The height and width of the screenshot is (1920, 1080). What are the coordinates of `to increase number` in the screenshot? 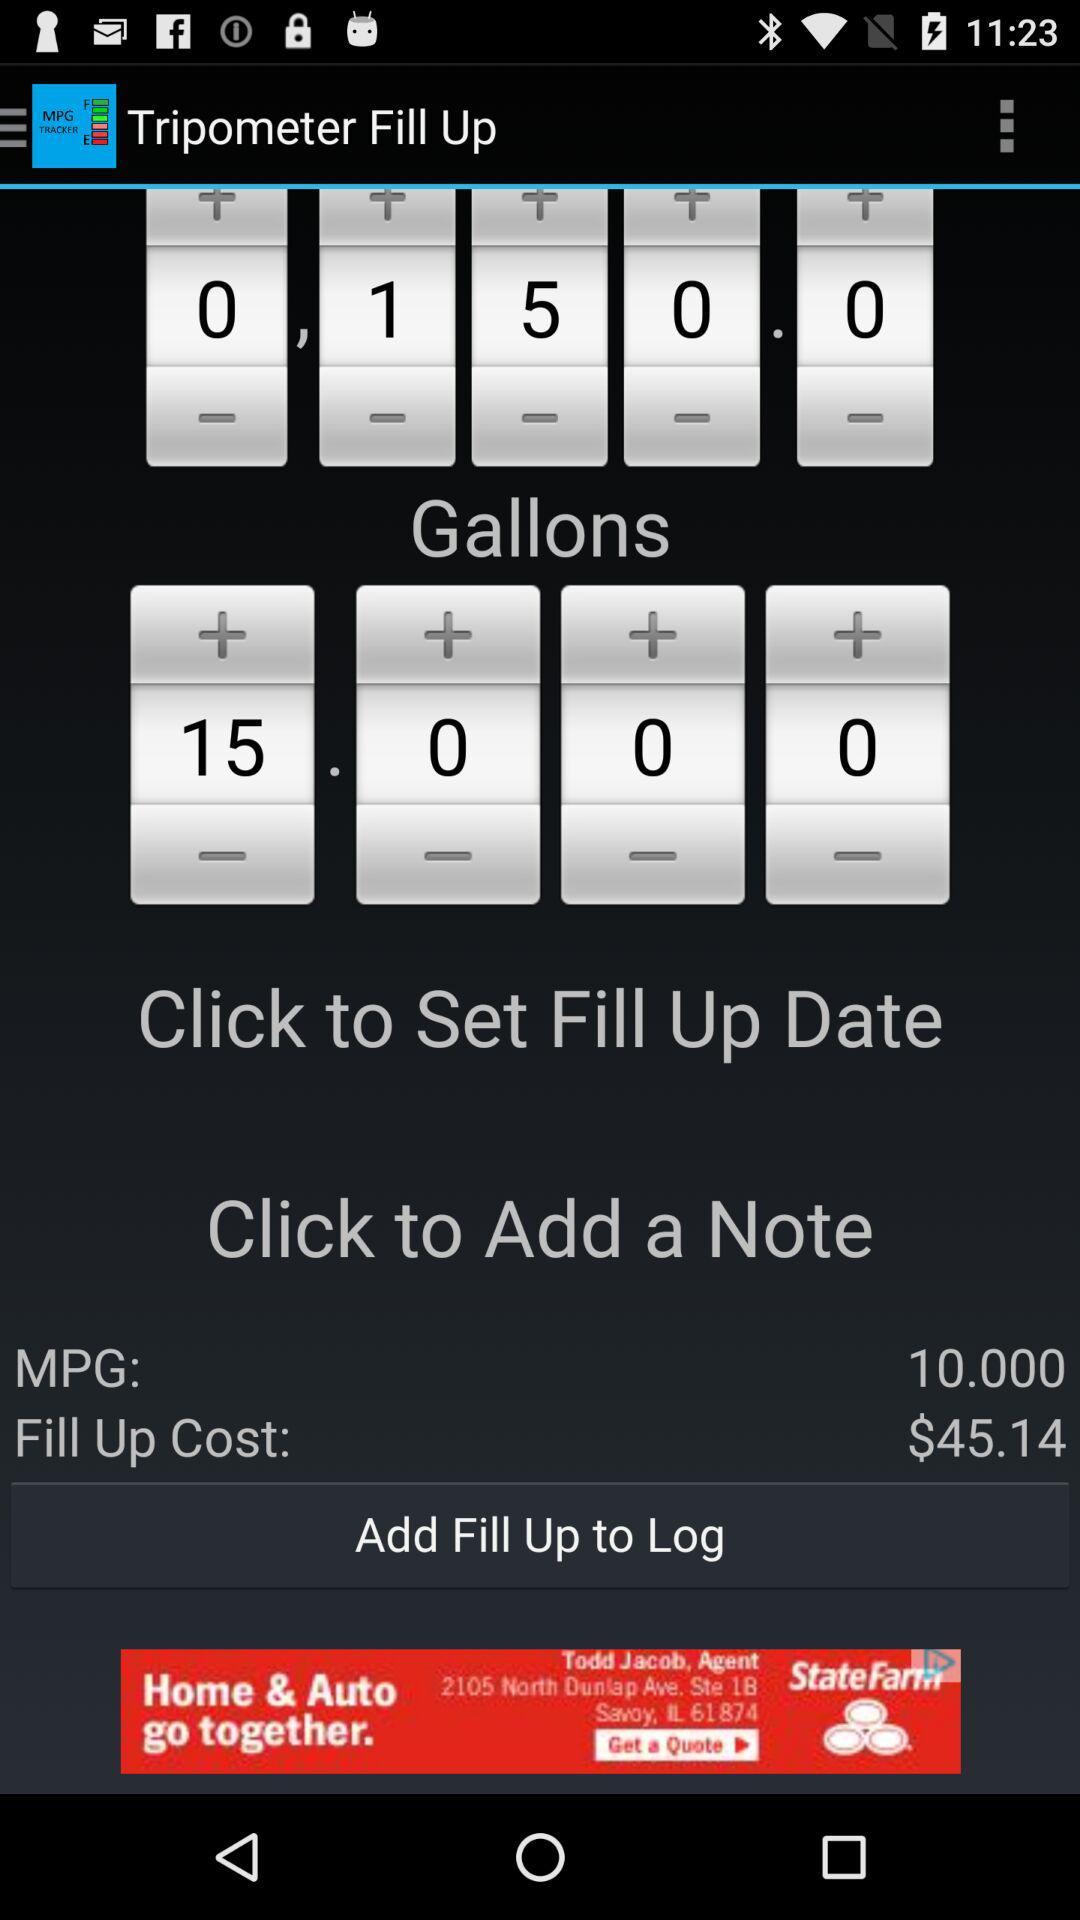 It's located at (652, 629).